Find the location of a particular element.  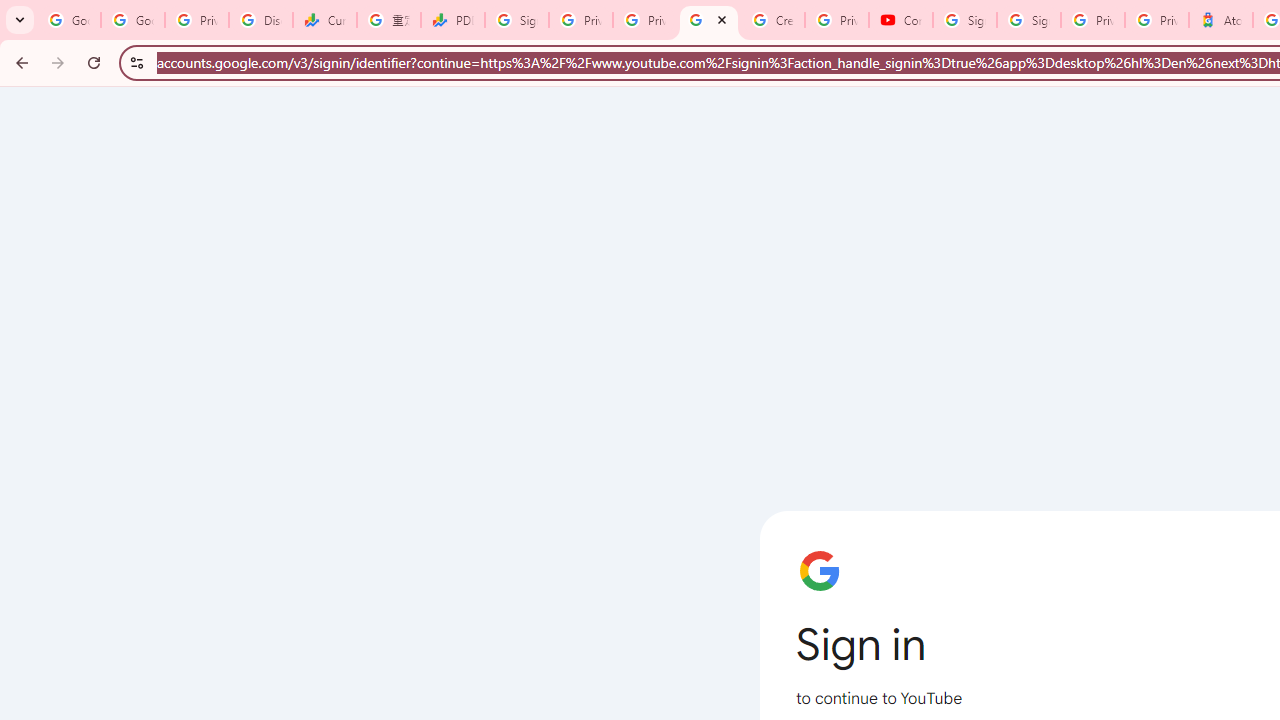

'Sign in - Google Accounts' is located at coordinates (1029, 20).